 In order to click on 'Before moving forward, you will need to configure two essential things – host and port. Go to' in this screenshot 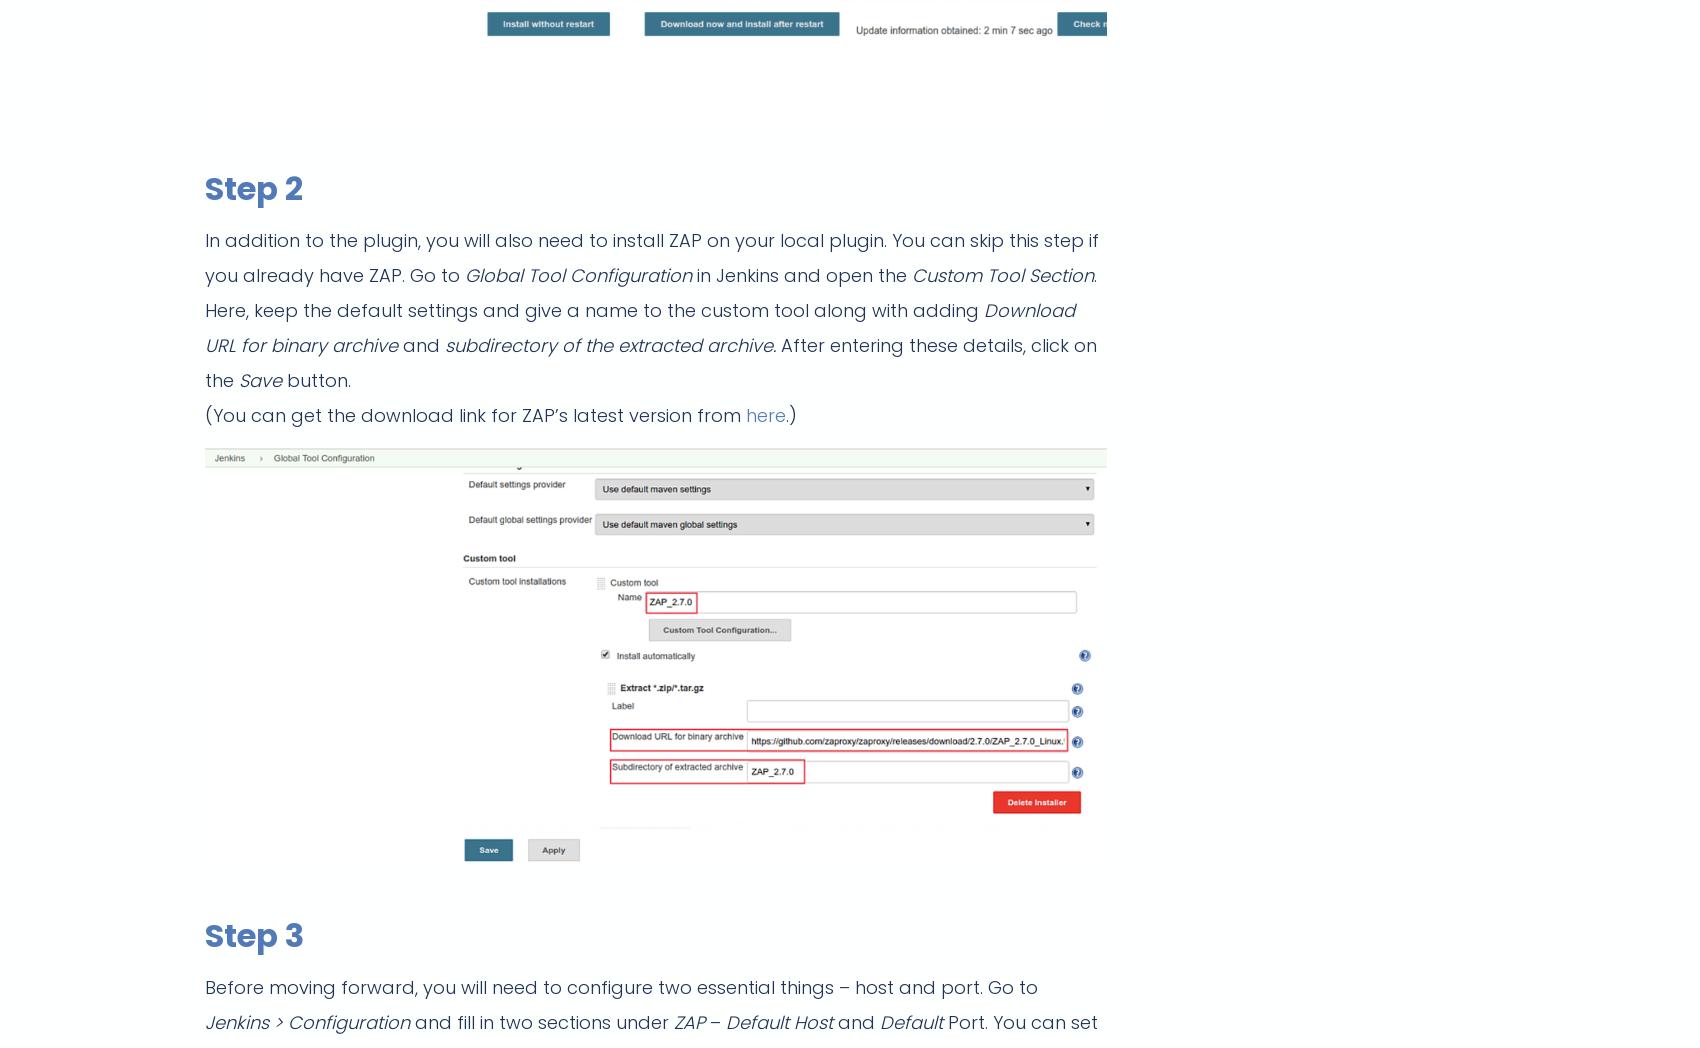, I will do `click(204, 986)`.